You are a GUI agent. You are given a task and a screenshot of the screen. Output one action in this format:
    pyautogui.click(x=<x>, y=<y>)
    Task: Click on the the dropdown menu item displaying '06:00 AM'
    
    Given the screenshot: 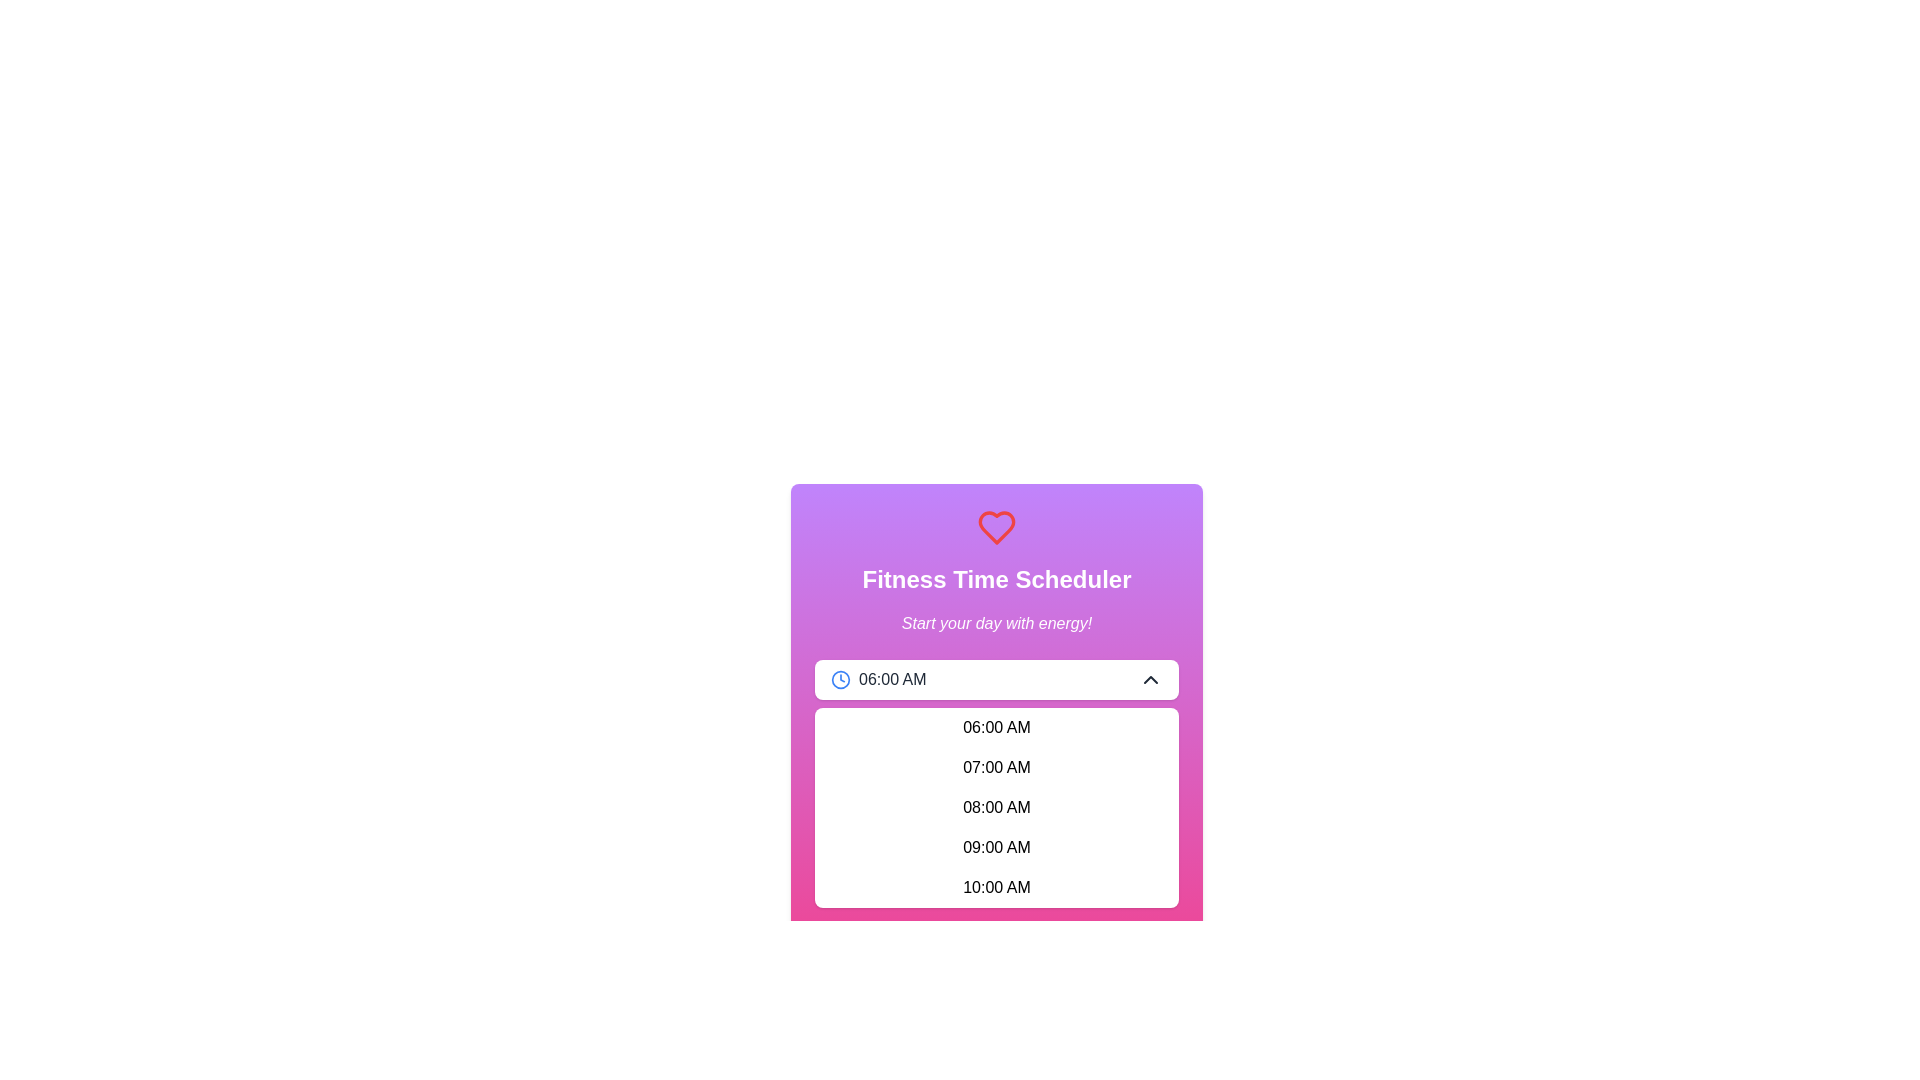 What is the action you would take?
    pyautogui.click(x=997, y=728)
    